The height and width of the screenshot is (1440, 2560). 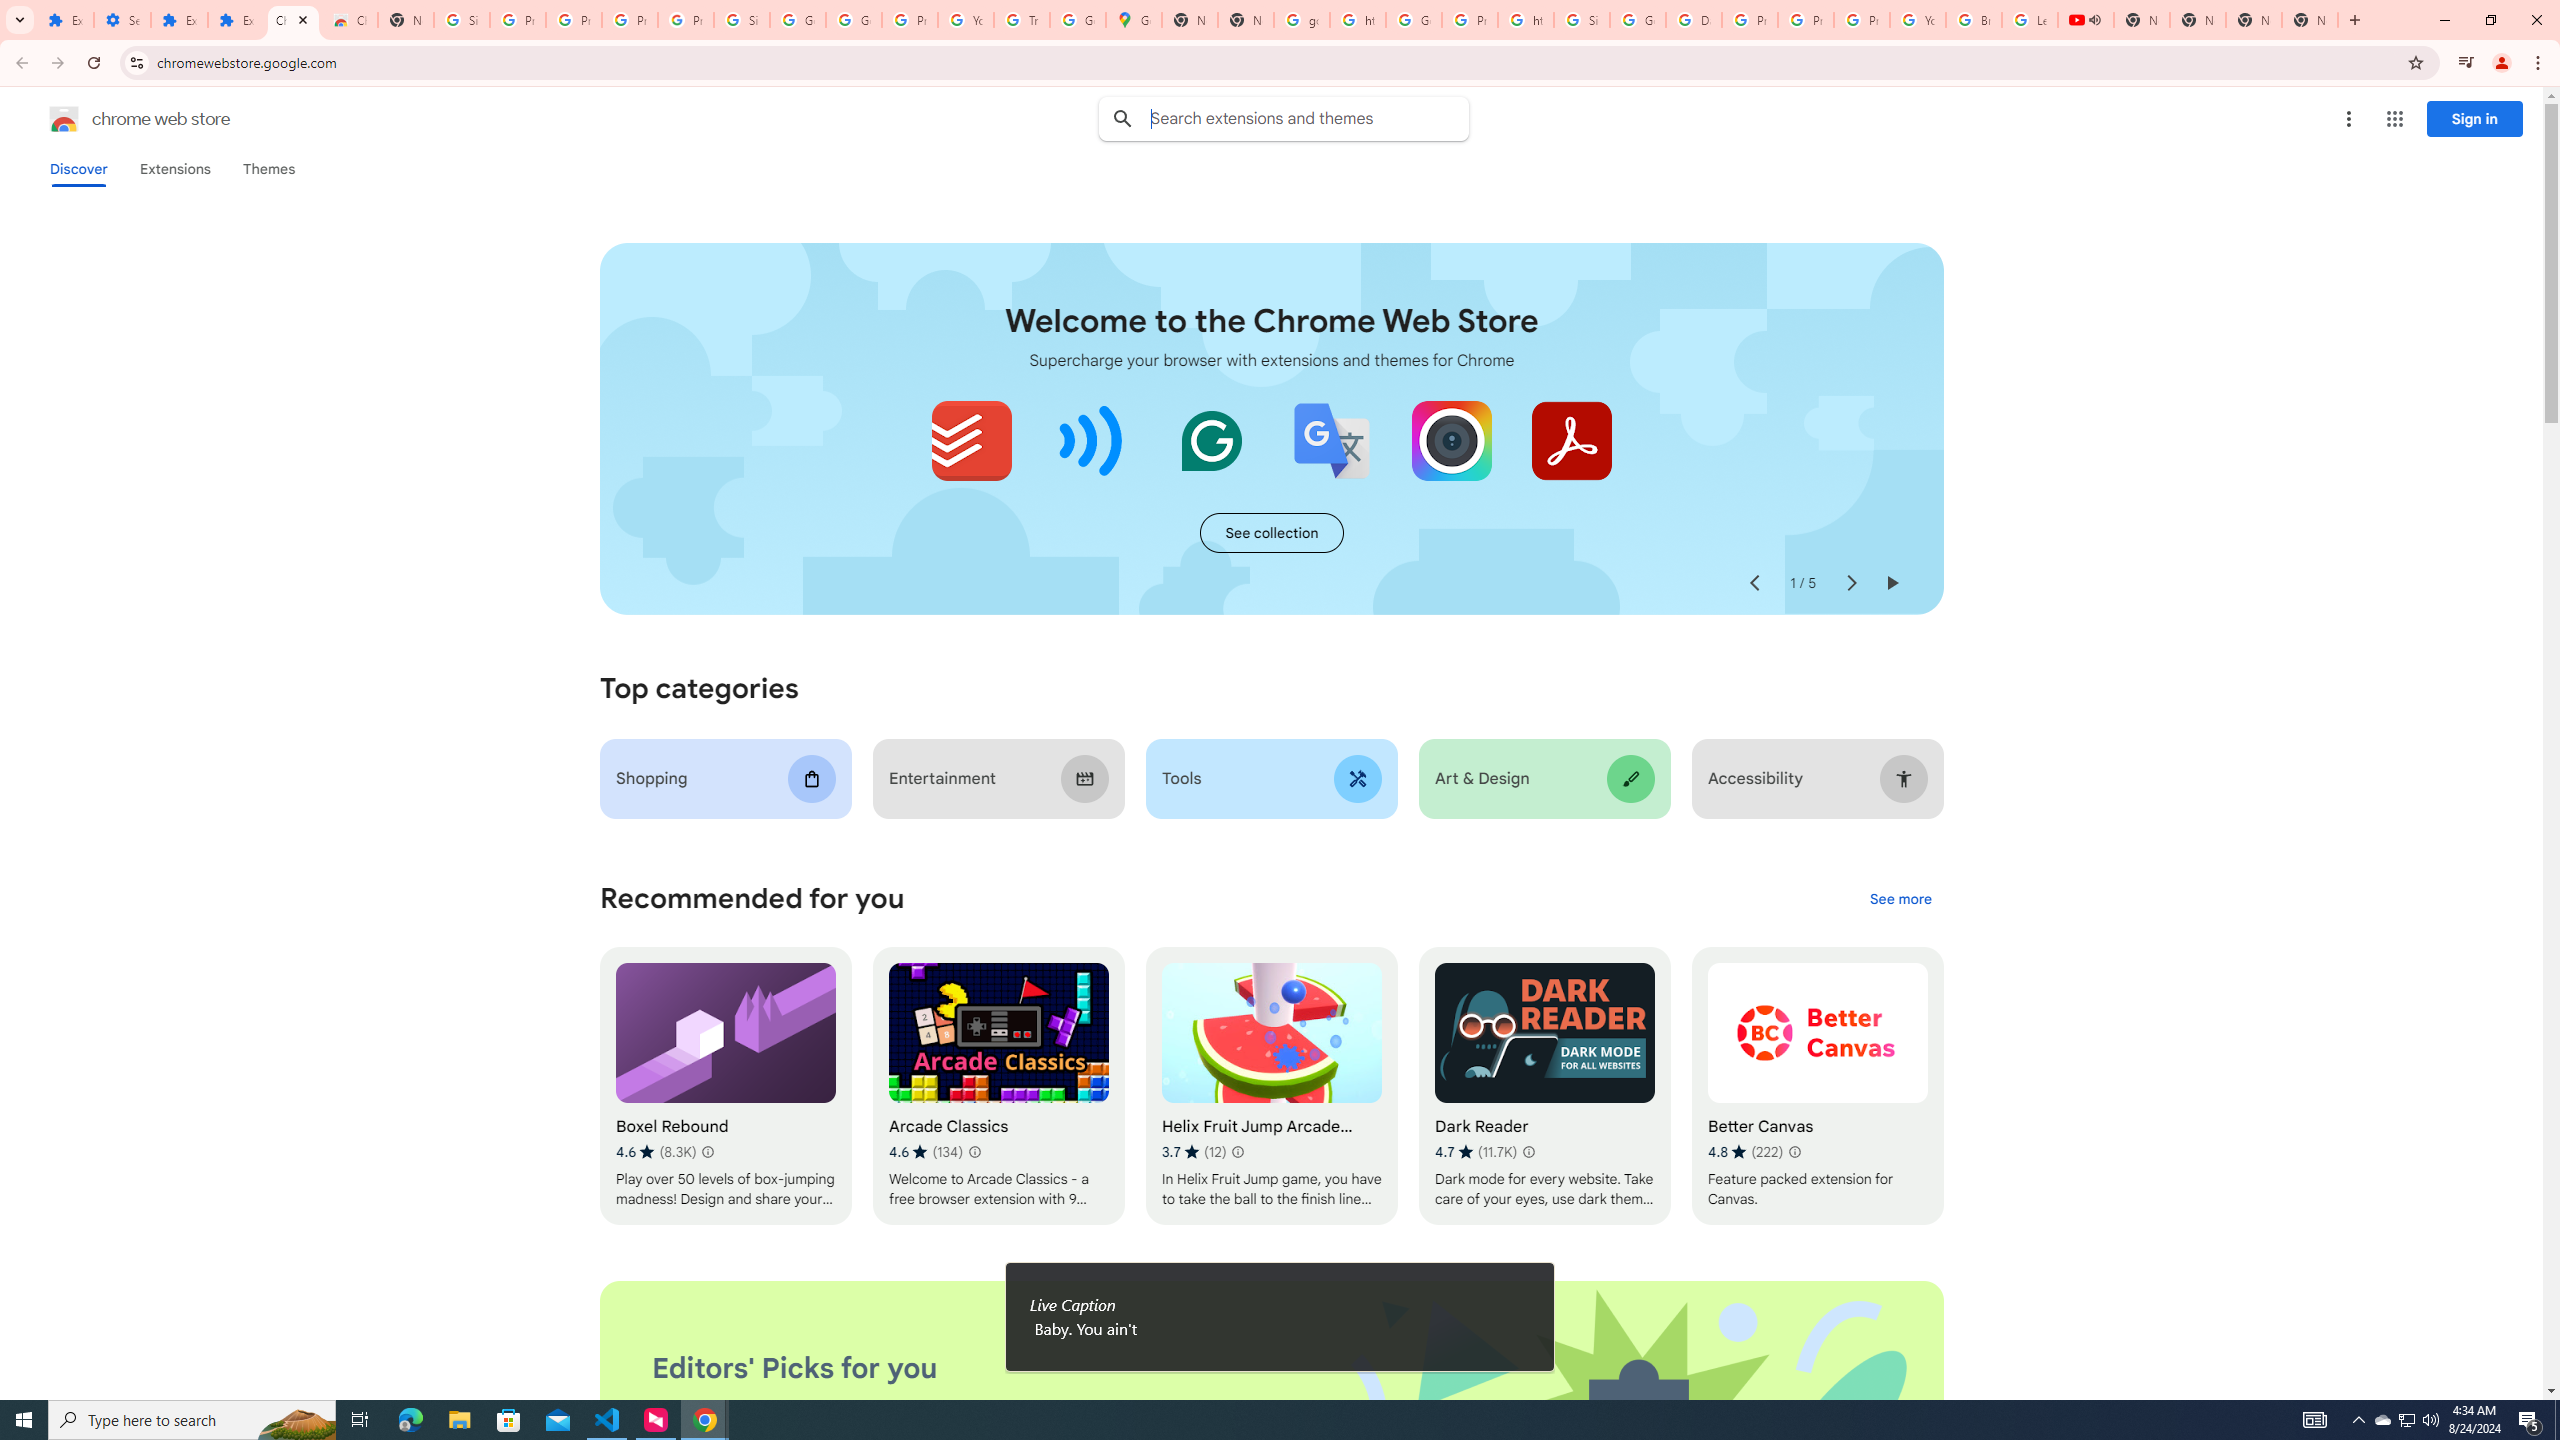 What do you see at coordinates (1569, 440) in the screenshot?
I see `'Adobe Acrobat: PDF edit, convert, sign tools'` at bounding box center [1569, 440].